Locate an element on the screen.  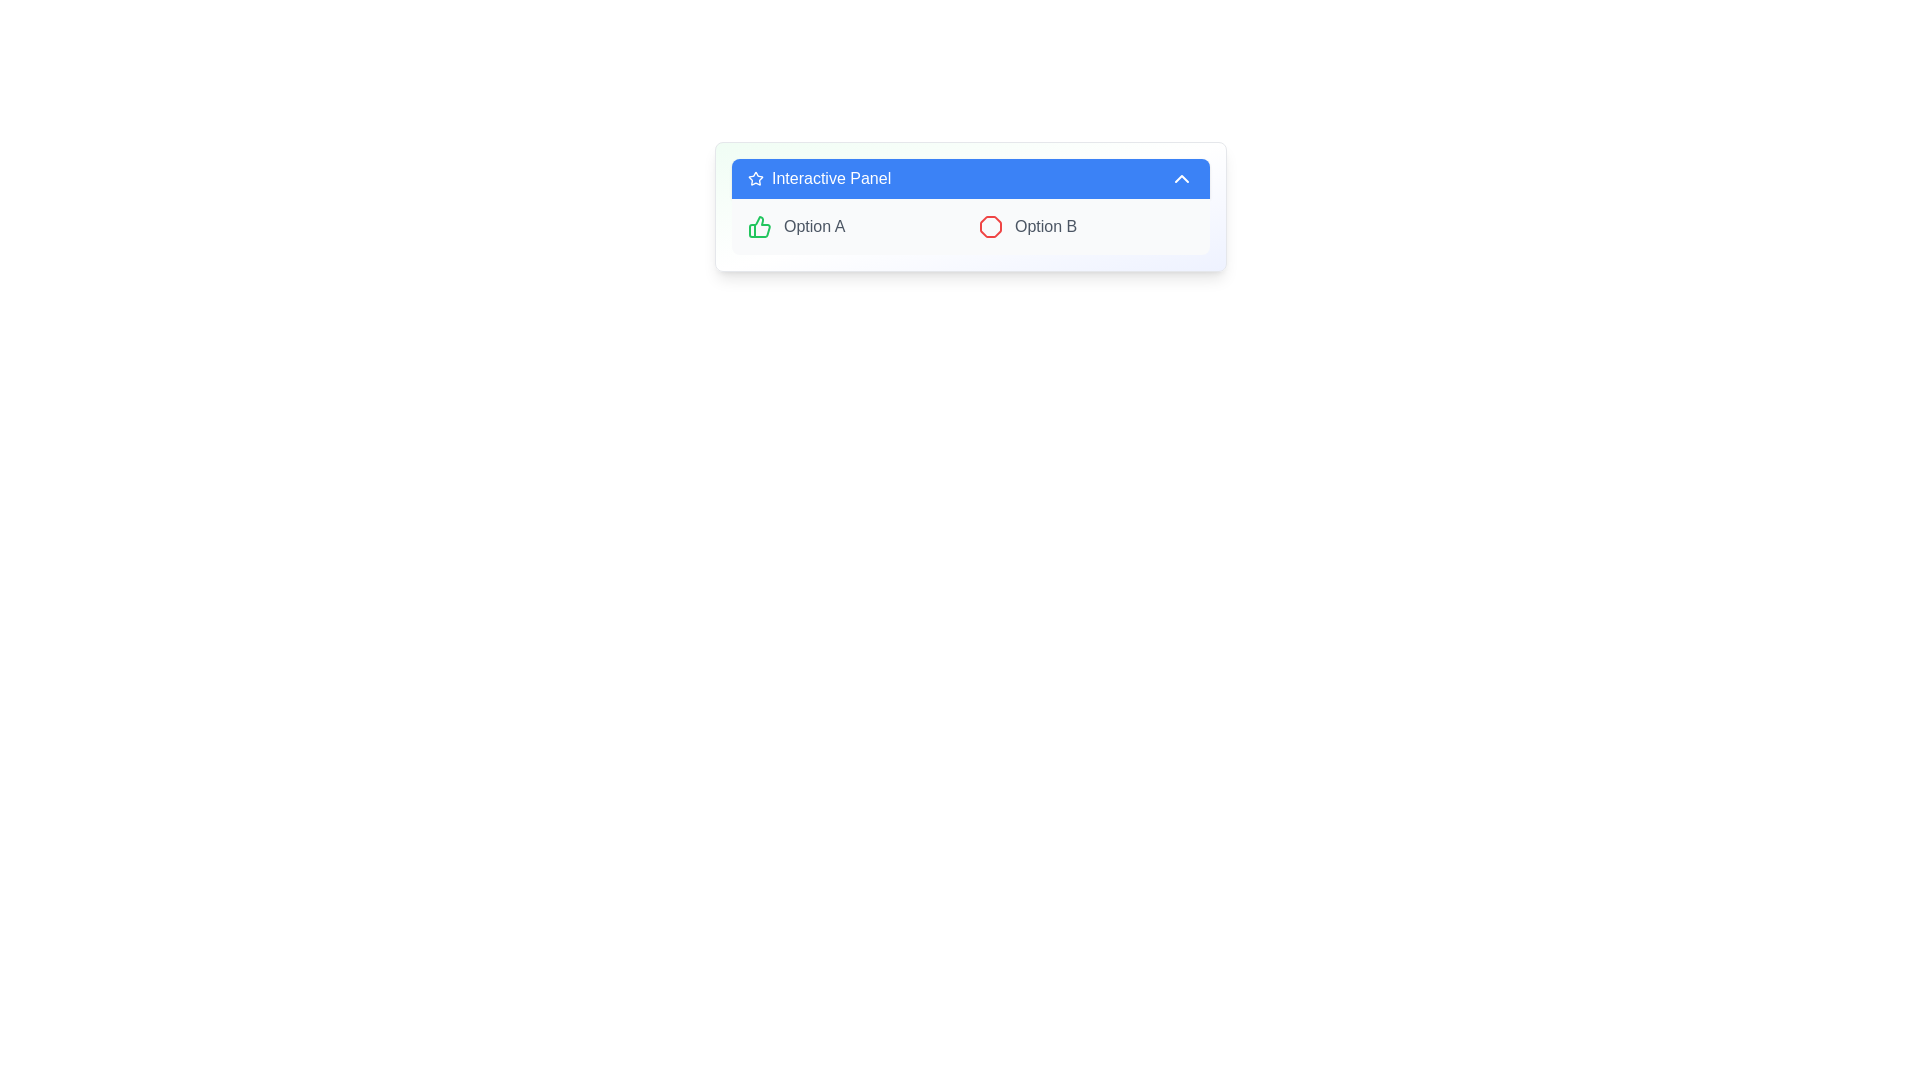
the star icon located in the blue panel labeled 'Interactive Panel' to the left of the panel's text label is located at coordinates (754, 177).